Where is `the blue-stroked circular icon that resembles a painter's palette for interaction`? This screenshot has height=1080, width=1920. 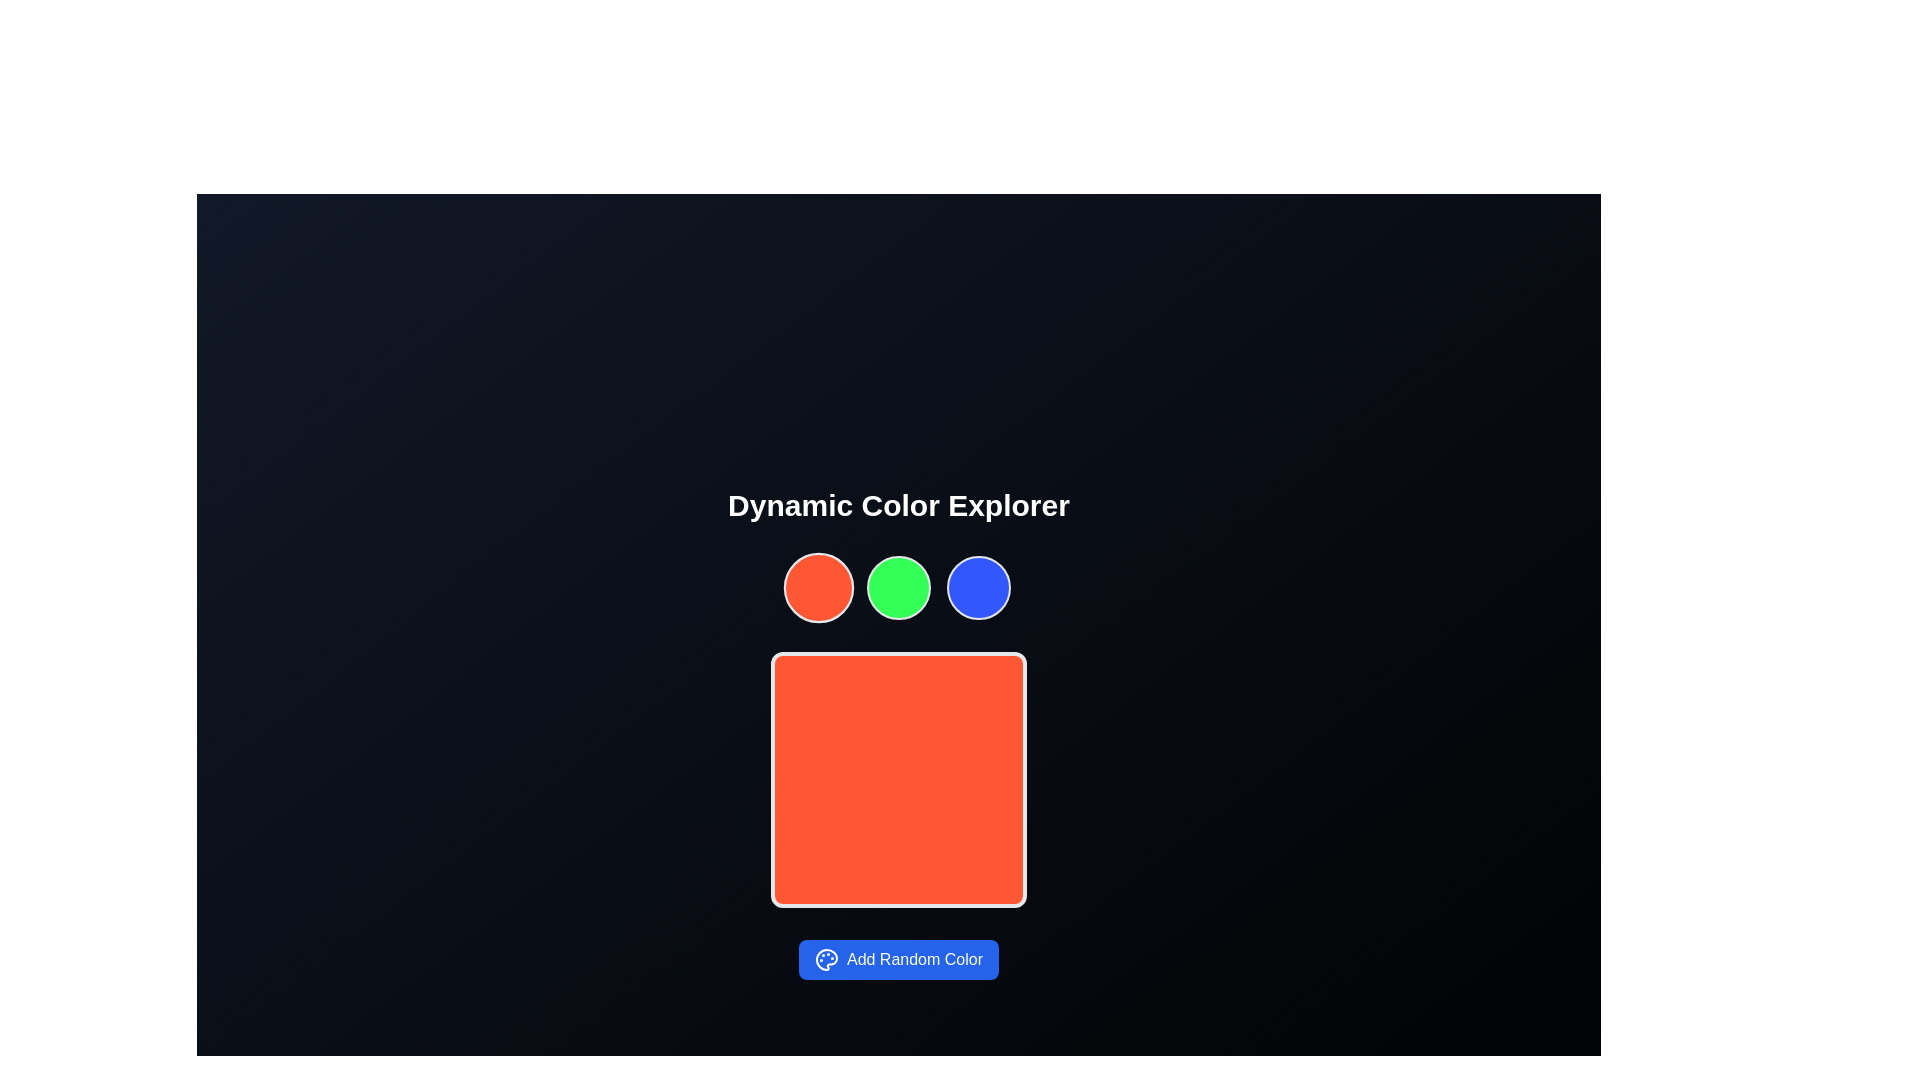 the blue-stroked circular icon that resembles a painter's palette for interaction is located at coordinates (826, 959).